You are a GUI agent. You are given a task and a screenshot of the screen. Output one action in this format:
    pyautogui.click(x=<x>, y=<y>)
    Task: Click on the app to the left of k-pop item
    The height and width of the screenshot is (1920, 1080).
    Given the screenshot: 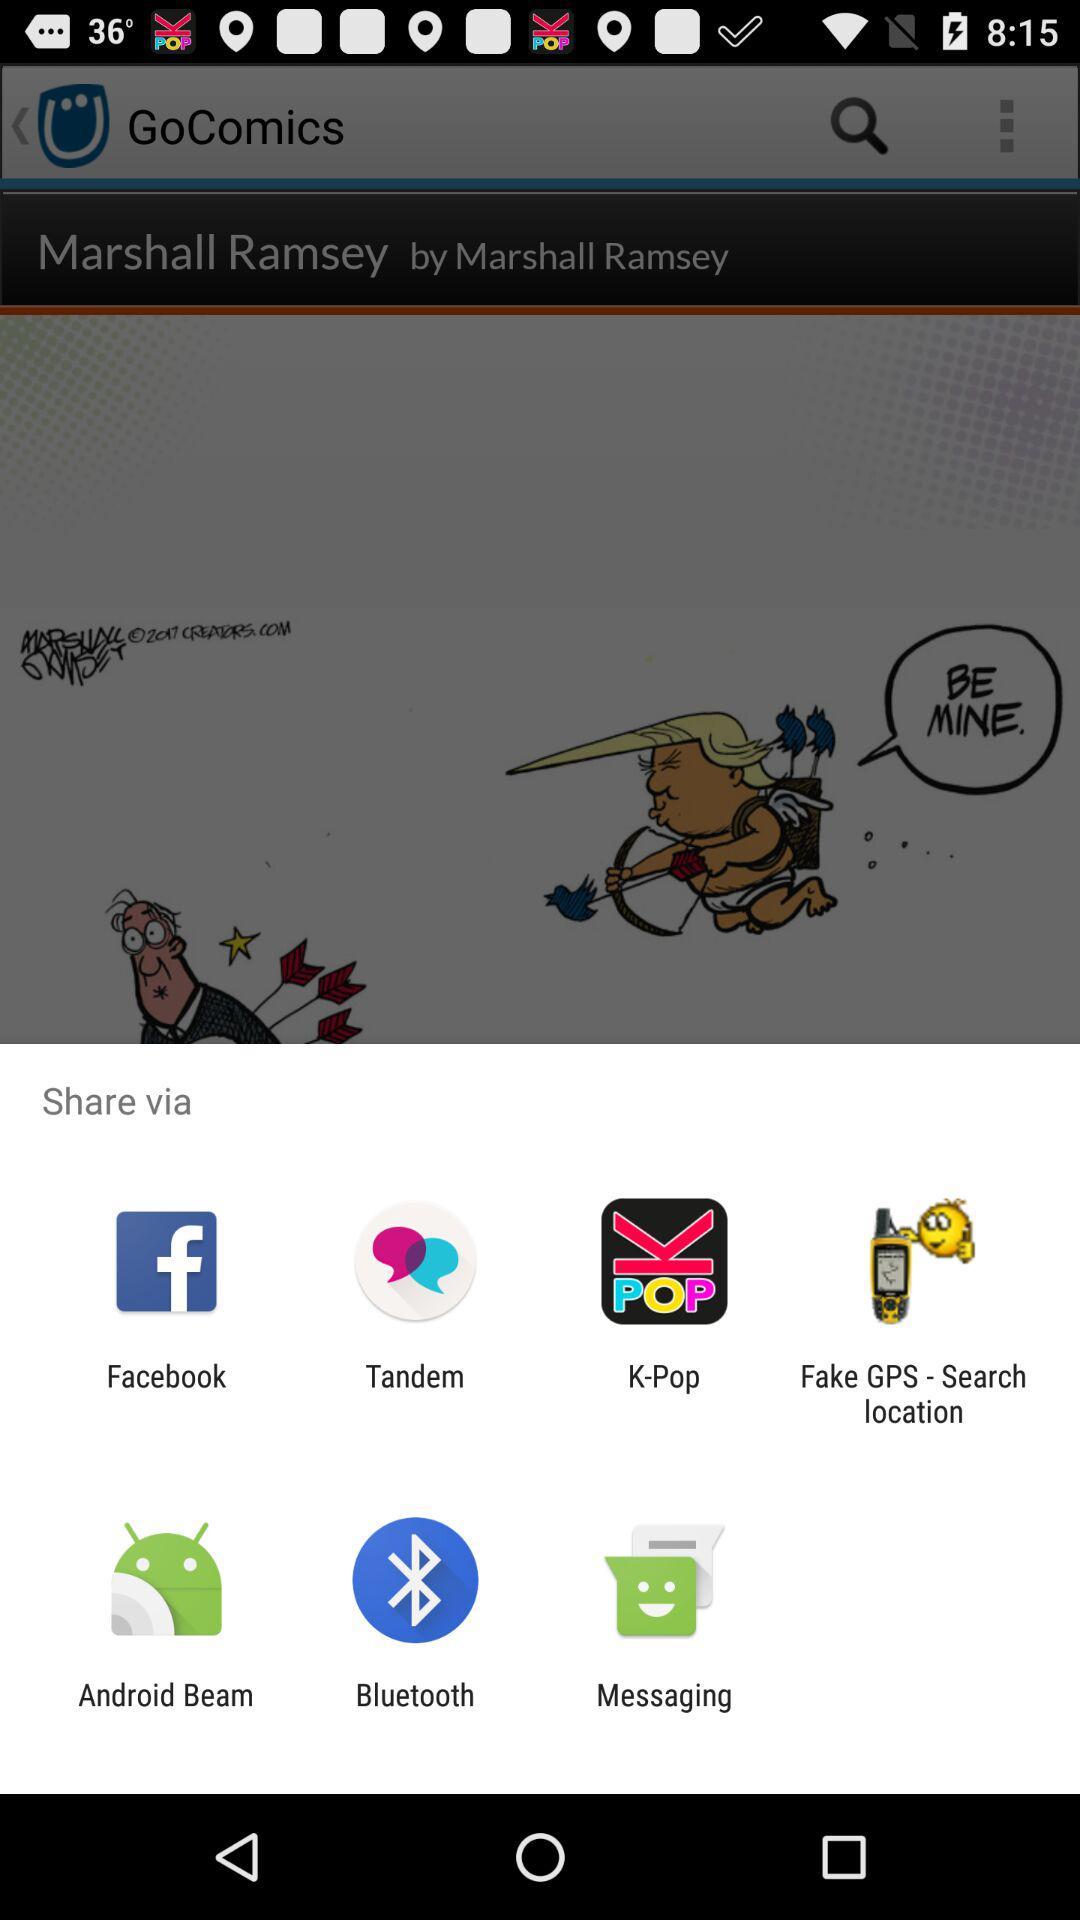 What is the action you would take?
    pyautogui.click(x=414, y=1392)
    